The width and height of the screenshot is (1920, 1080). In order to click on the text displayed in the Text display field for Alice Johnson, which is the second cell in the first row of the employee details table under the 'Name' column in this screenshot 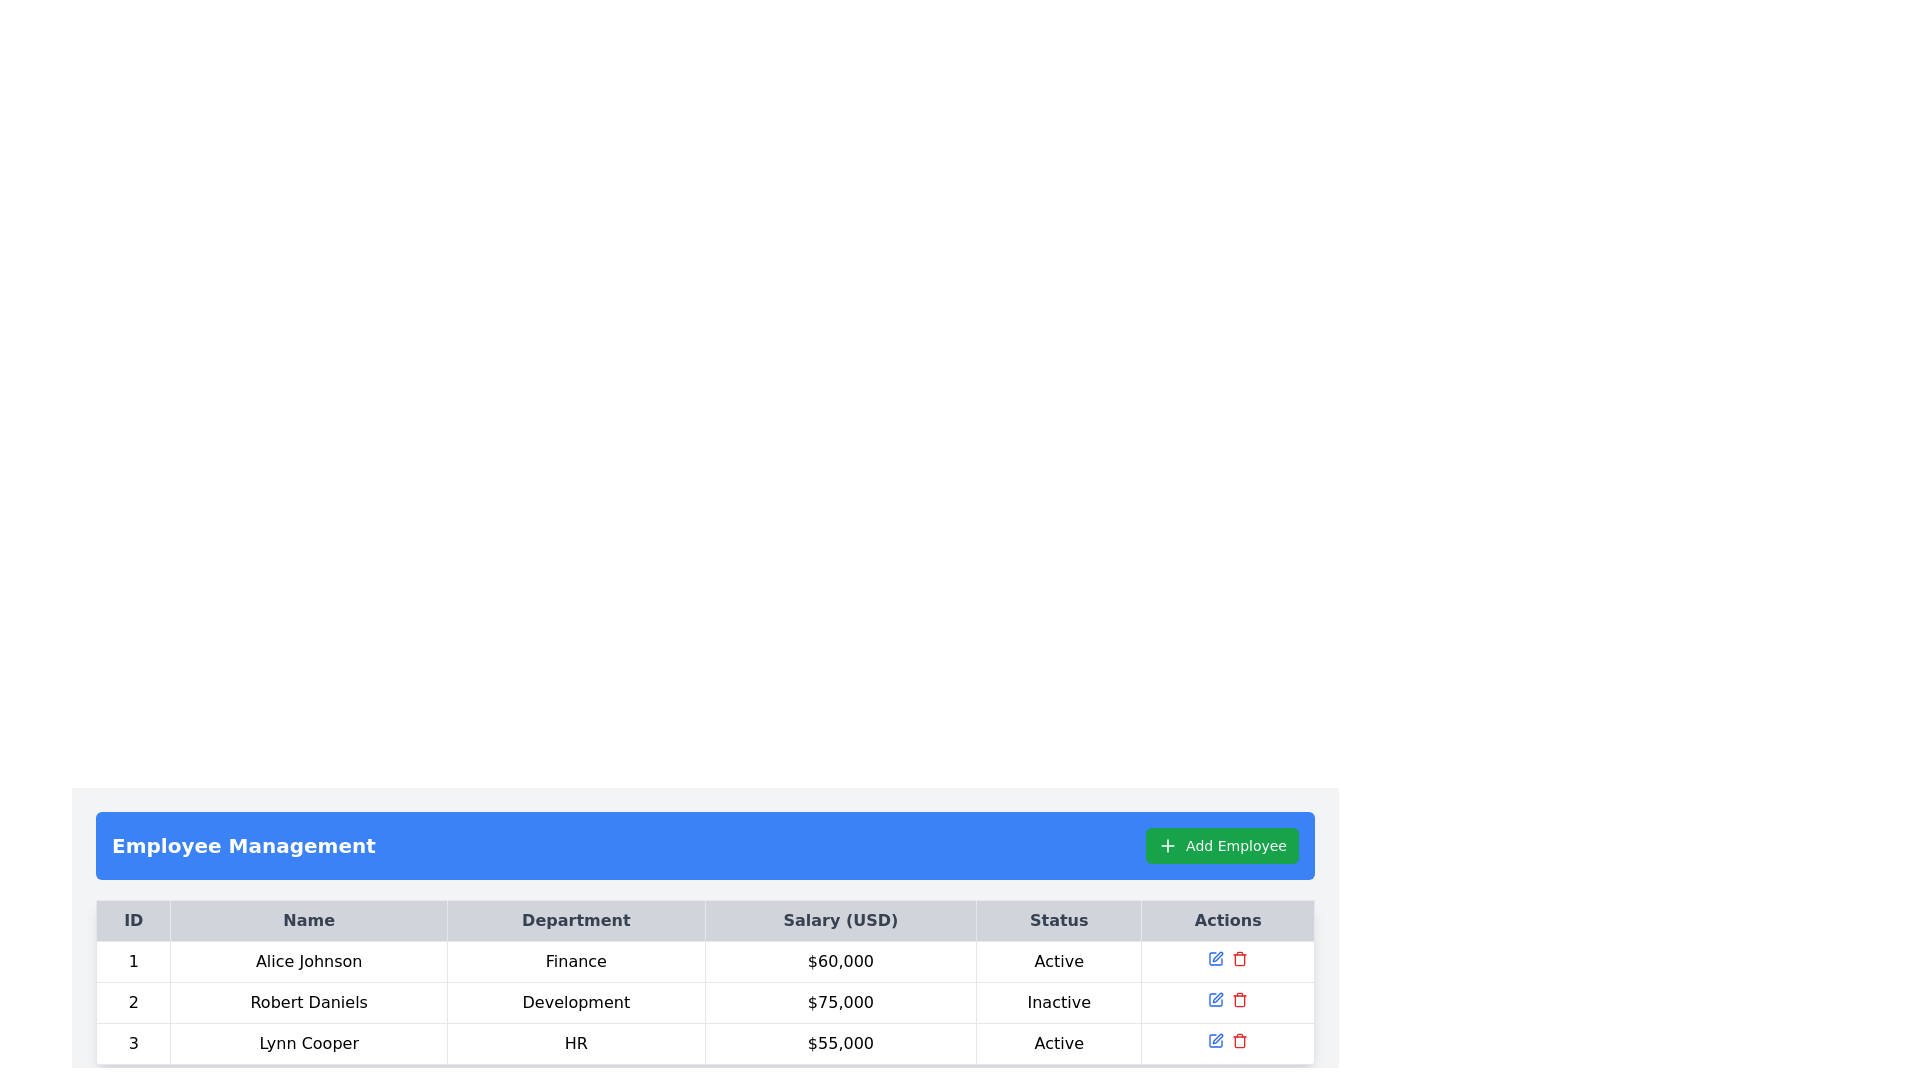, I will do `click(308, 960)`.